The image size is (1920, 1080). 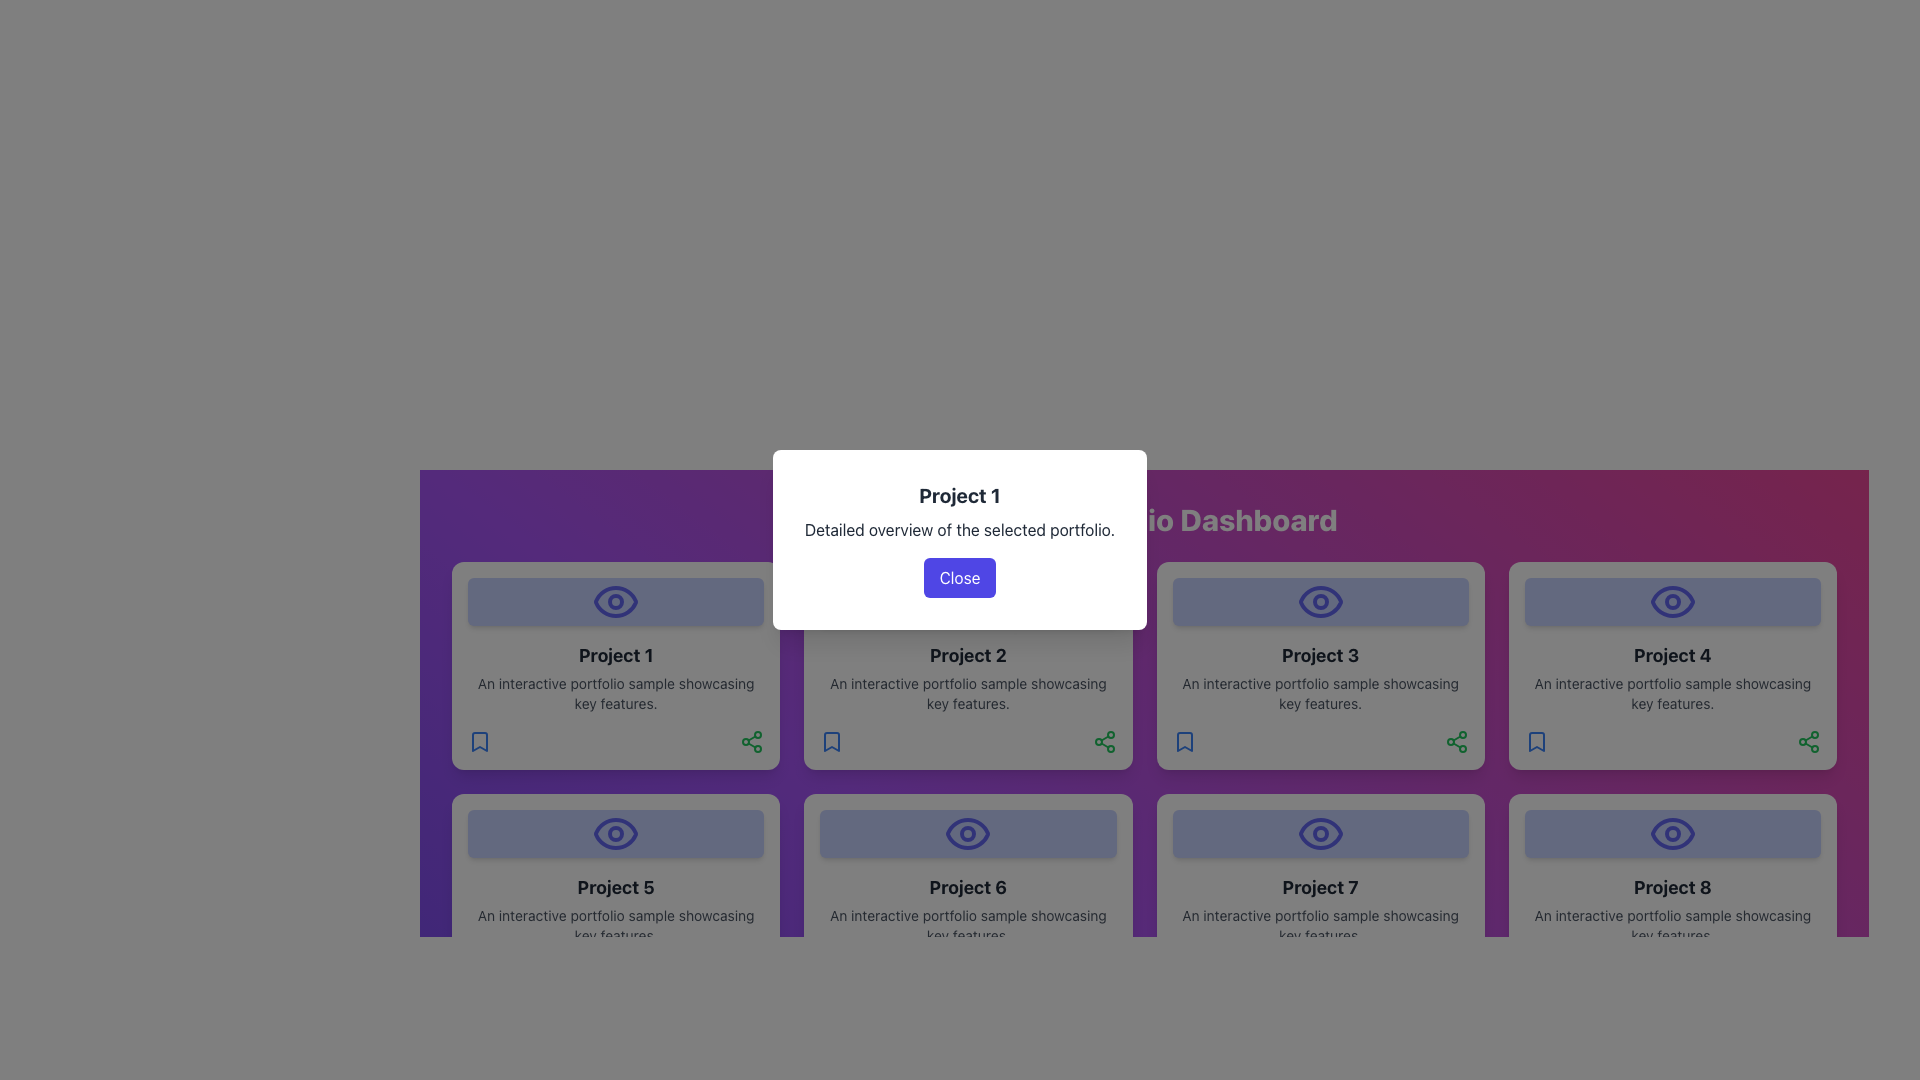 What do you see at coordinates (968, 833) in the screenshot?
I see `the eye icon with a blue outline located at the top of the sixth card, above the title 'Project 6'` at bounding box center [968, 833].